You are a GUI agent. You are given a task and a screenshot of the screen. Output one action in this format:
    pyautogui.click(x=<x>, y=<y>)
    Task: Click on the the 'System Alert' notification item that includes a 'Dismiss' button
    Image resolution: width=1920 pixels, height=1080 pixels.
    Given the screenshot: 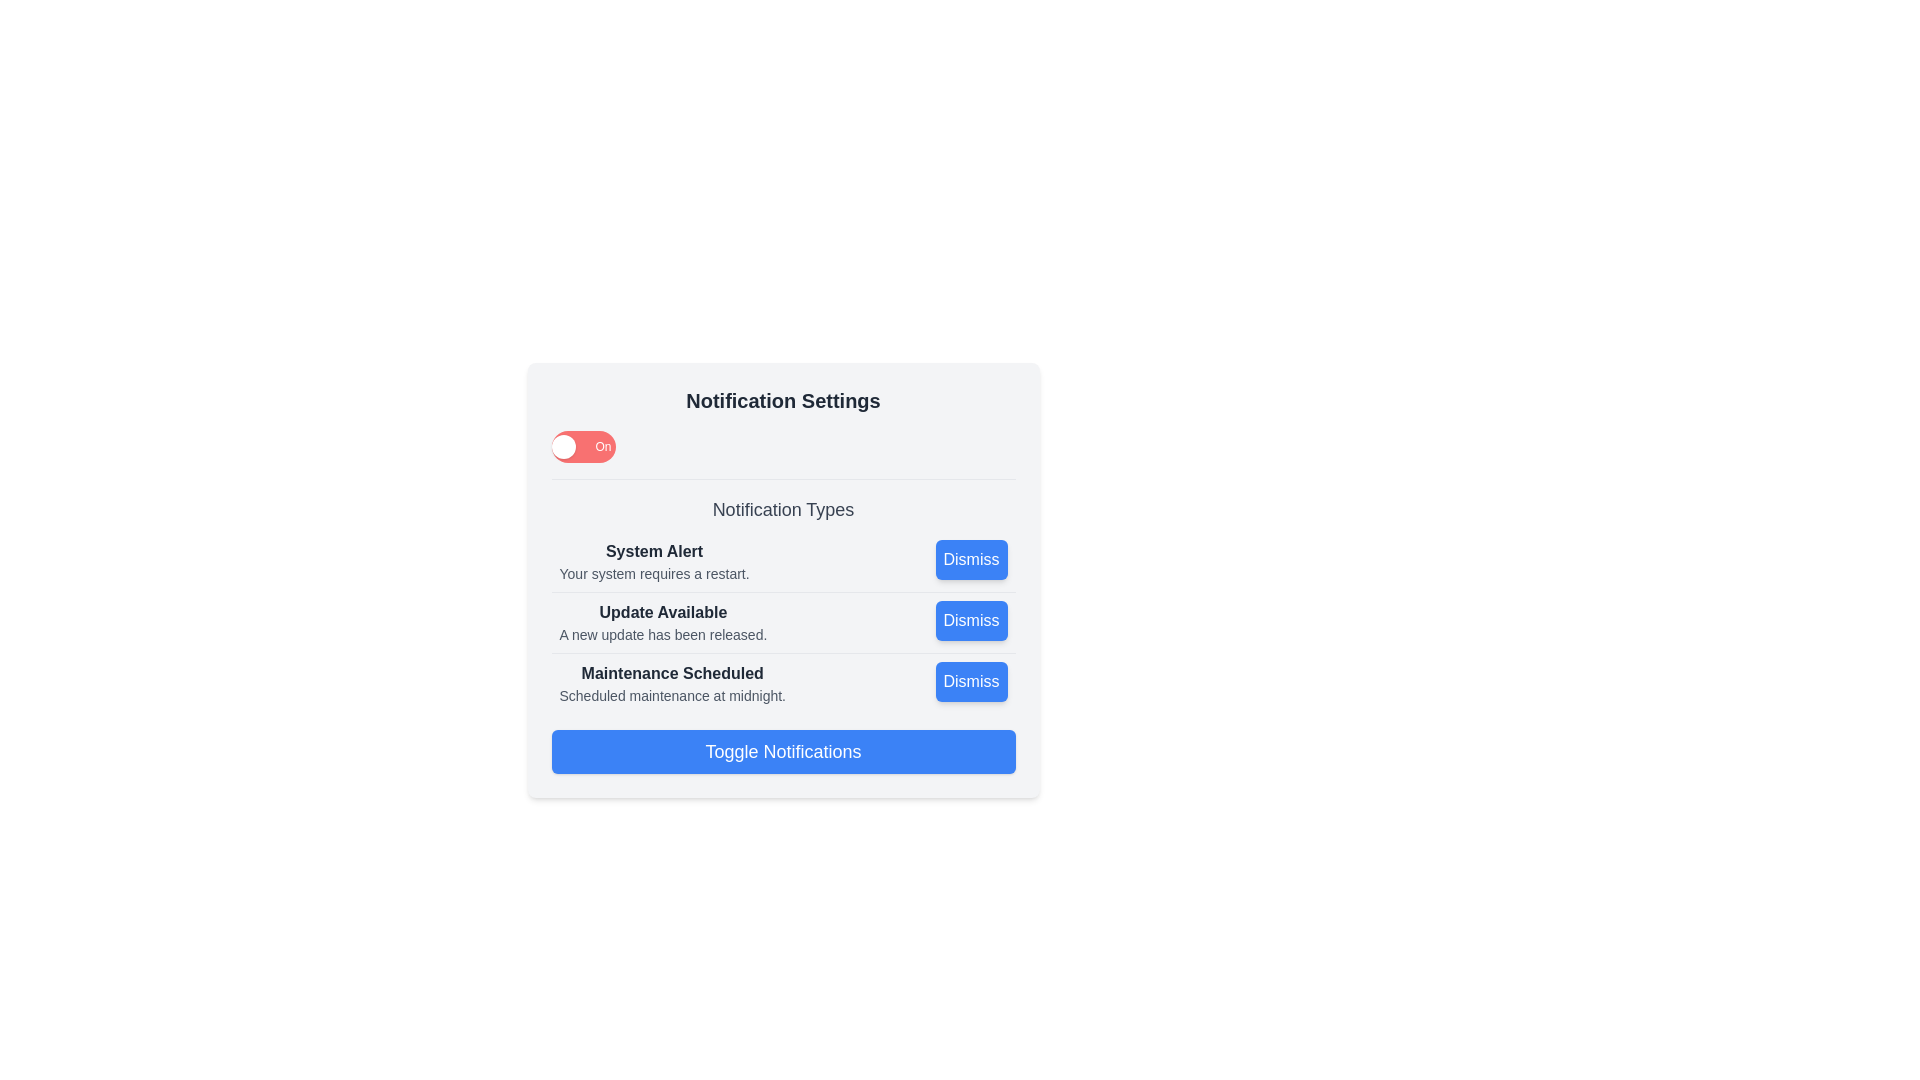 What is the action you would take?
    pyautogui.click(x=782, y=562)
    